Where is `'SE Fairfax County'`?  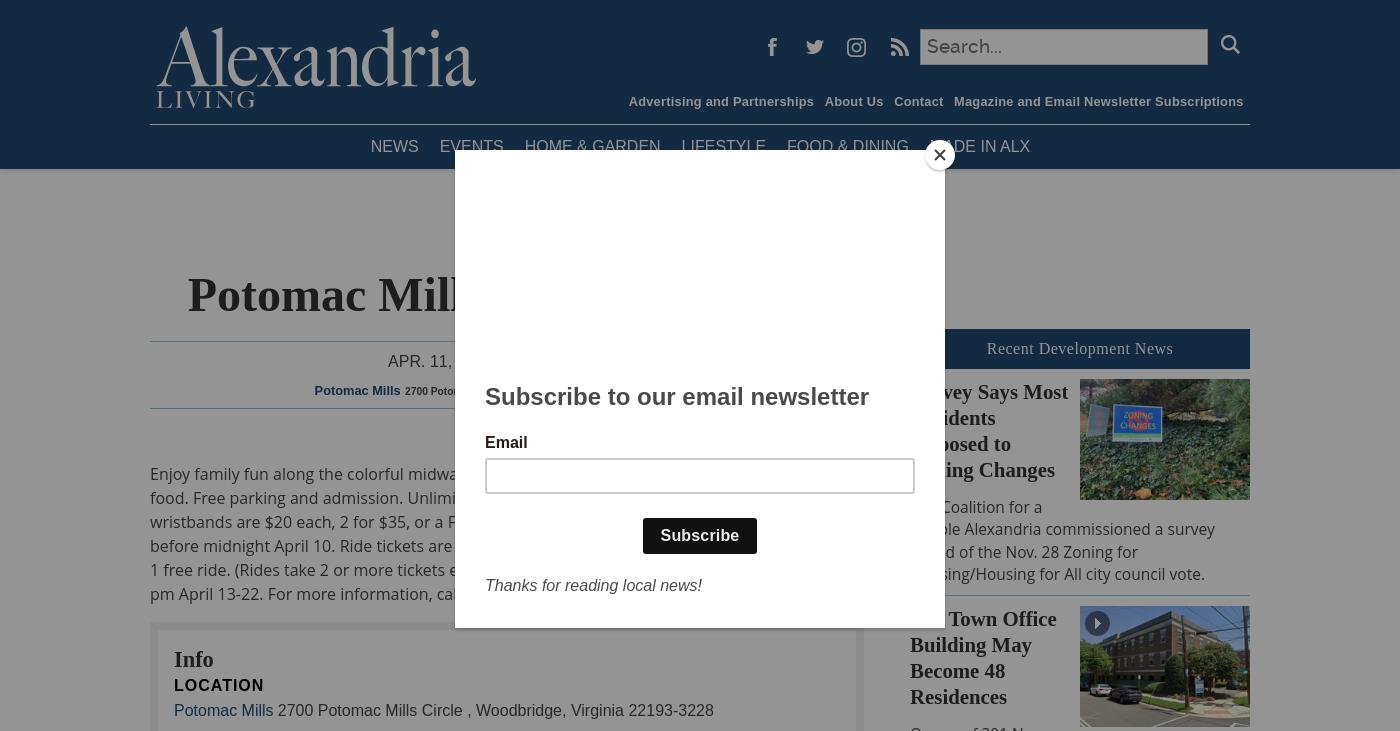
'SE Fairfax County' is located at coordinates (487, 315).